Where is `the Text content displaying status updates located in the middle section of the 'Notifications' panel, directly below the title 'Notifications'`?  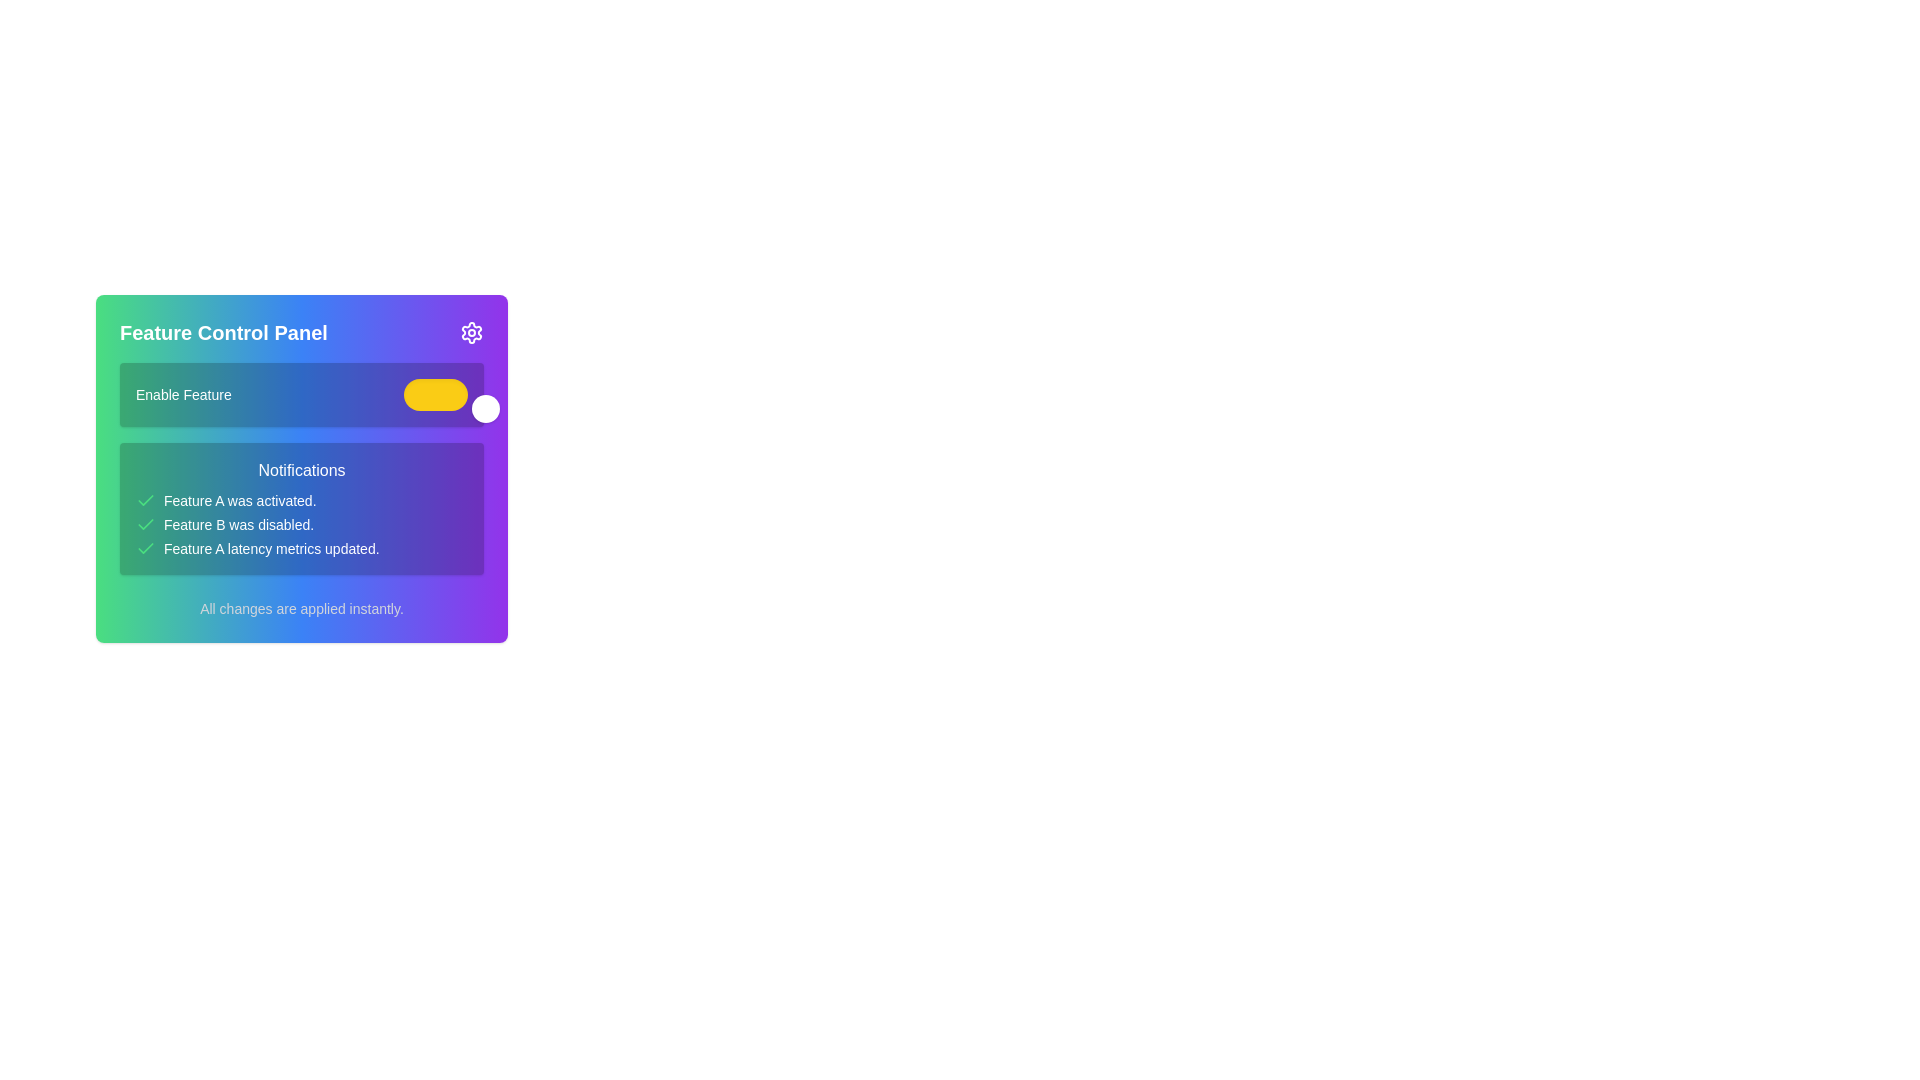
the Text content displaying status updates located in the middle section of the 'Notifications' panel, directly below the title 'Notifications' is located at coordinates (301, 523).